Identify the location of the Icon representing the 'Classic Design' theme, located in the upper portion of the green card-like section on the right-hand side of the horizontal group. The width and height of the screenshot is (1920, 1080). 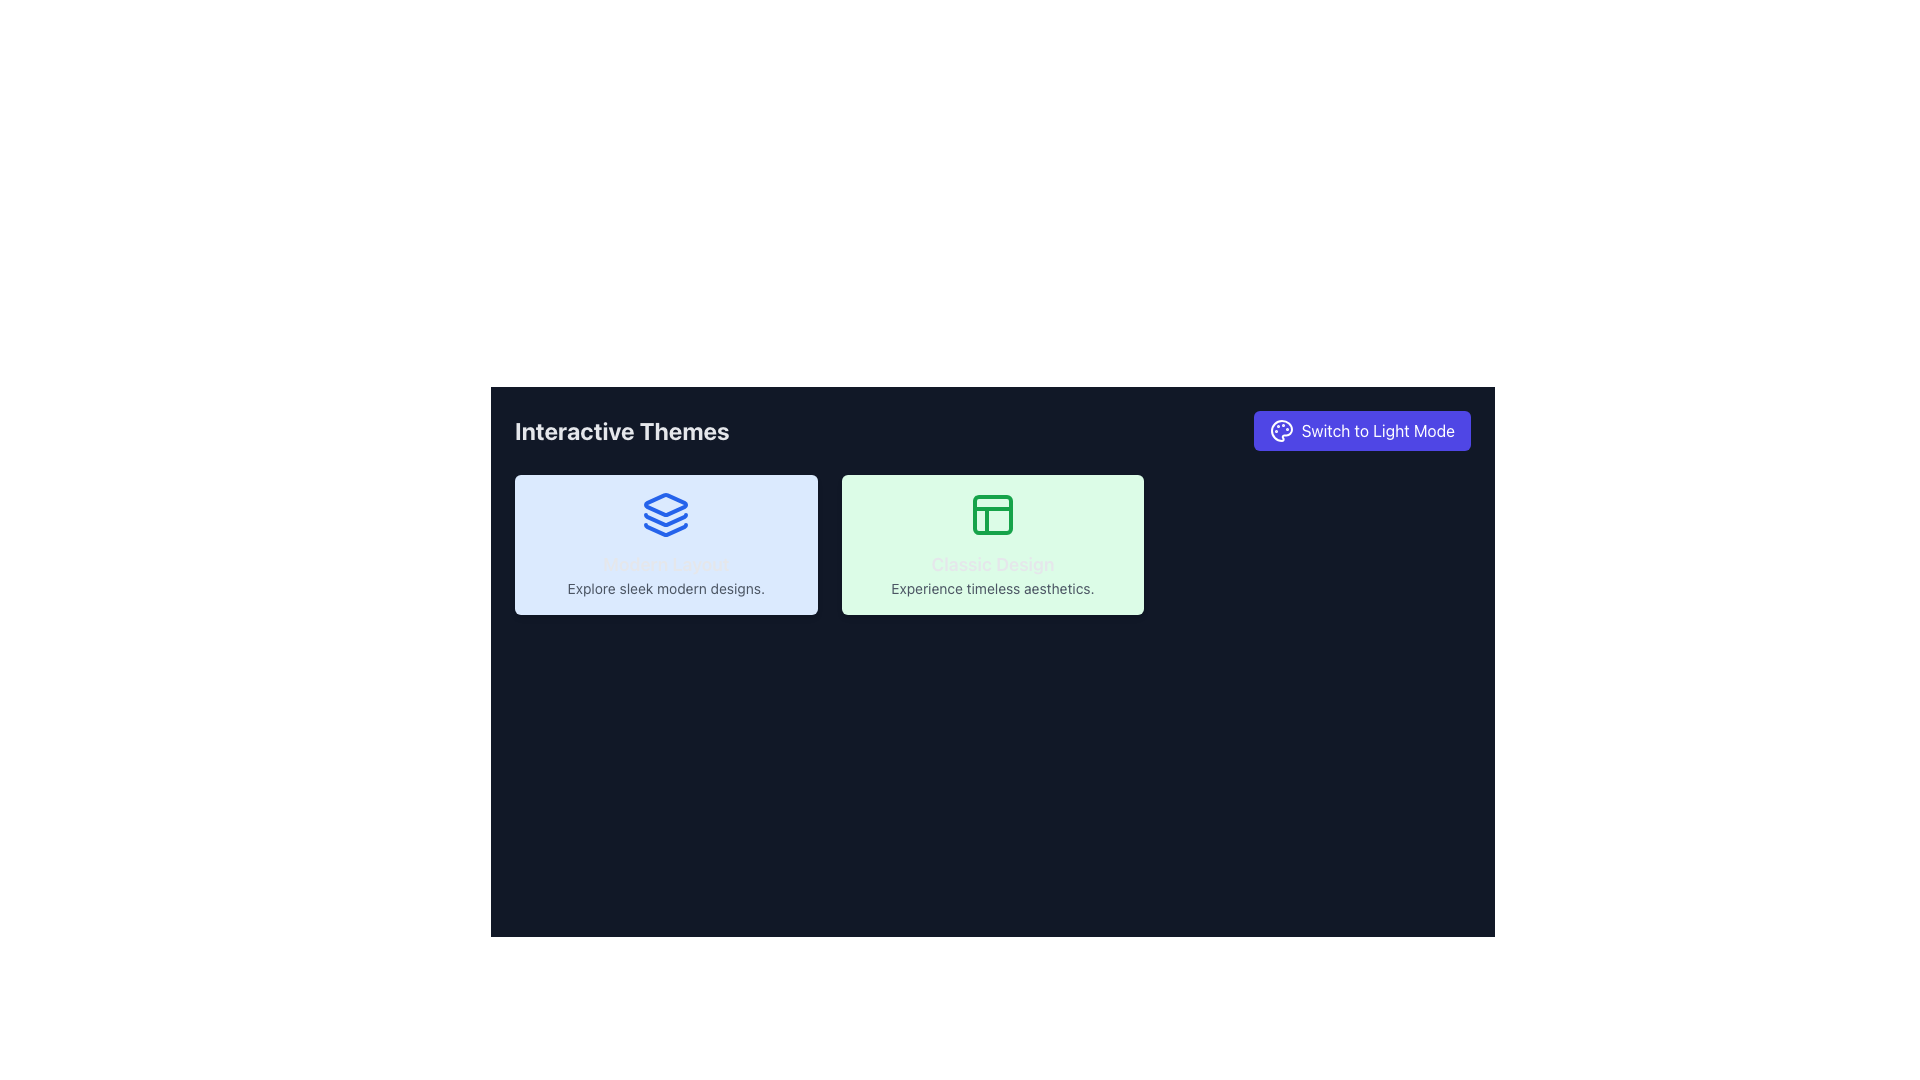
(993, 514).